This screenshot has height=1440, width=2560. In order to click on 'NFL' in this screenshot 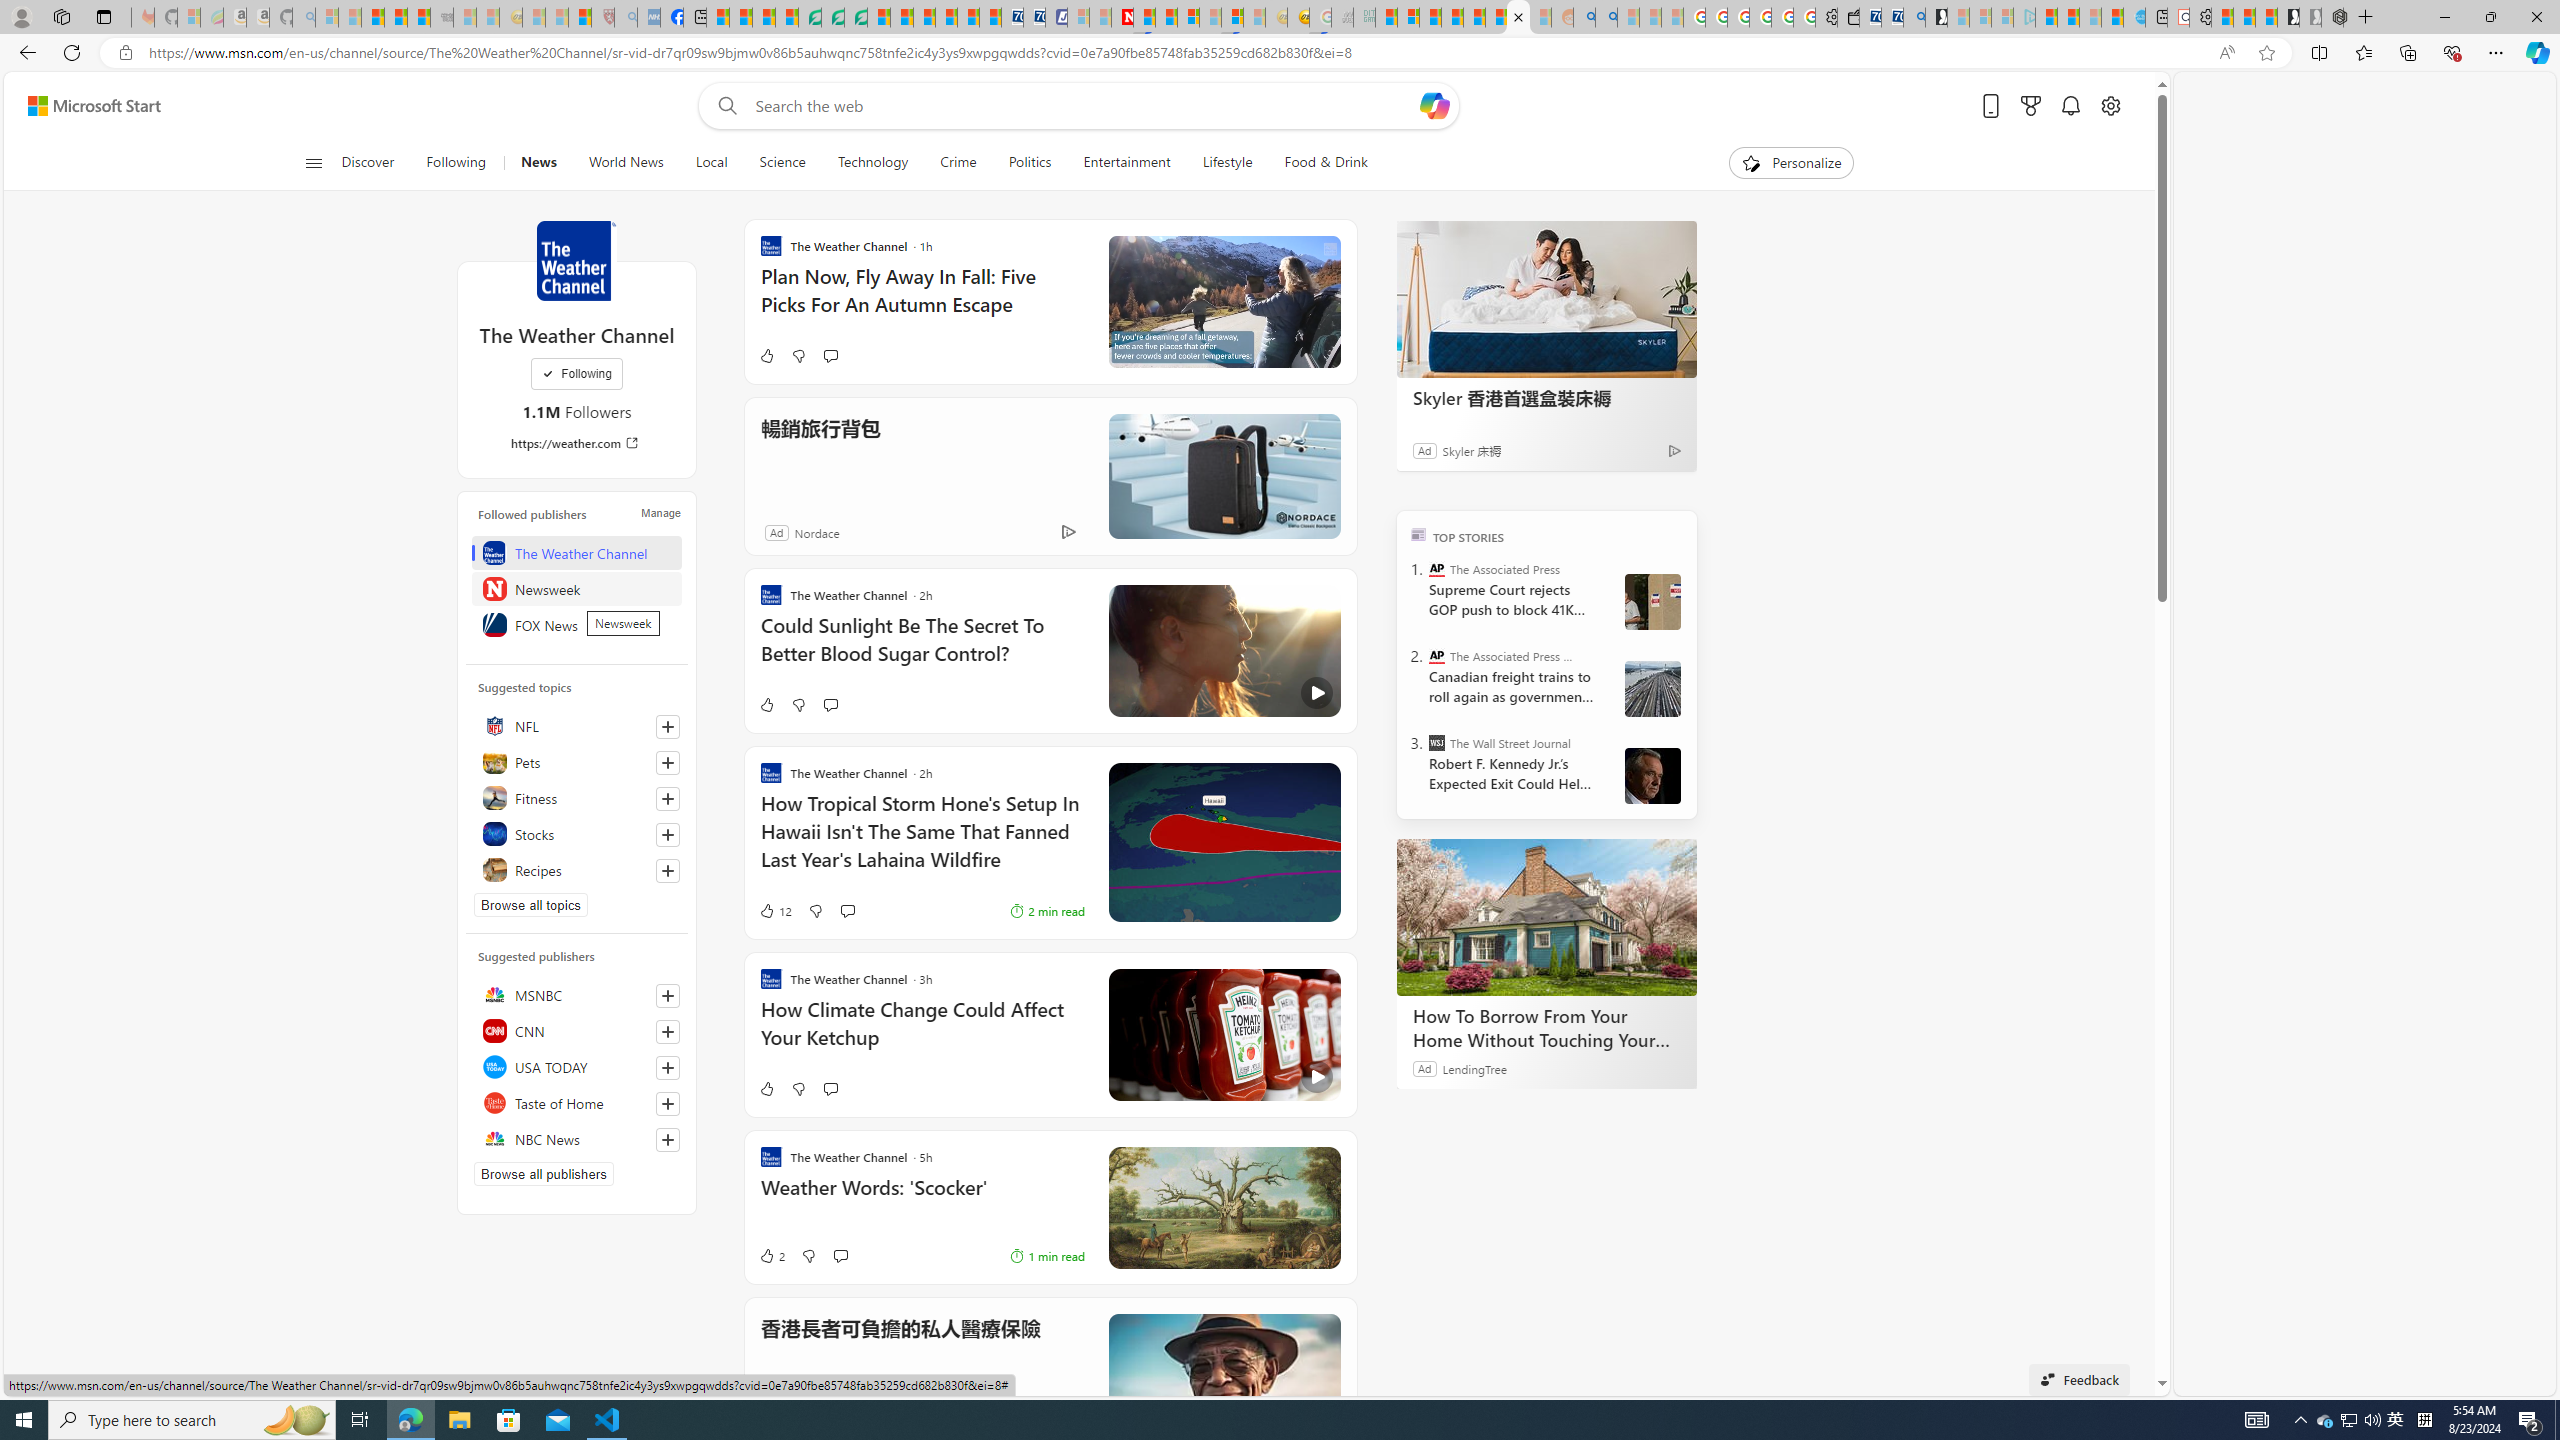, I will do `click(575, 724)`.